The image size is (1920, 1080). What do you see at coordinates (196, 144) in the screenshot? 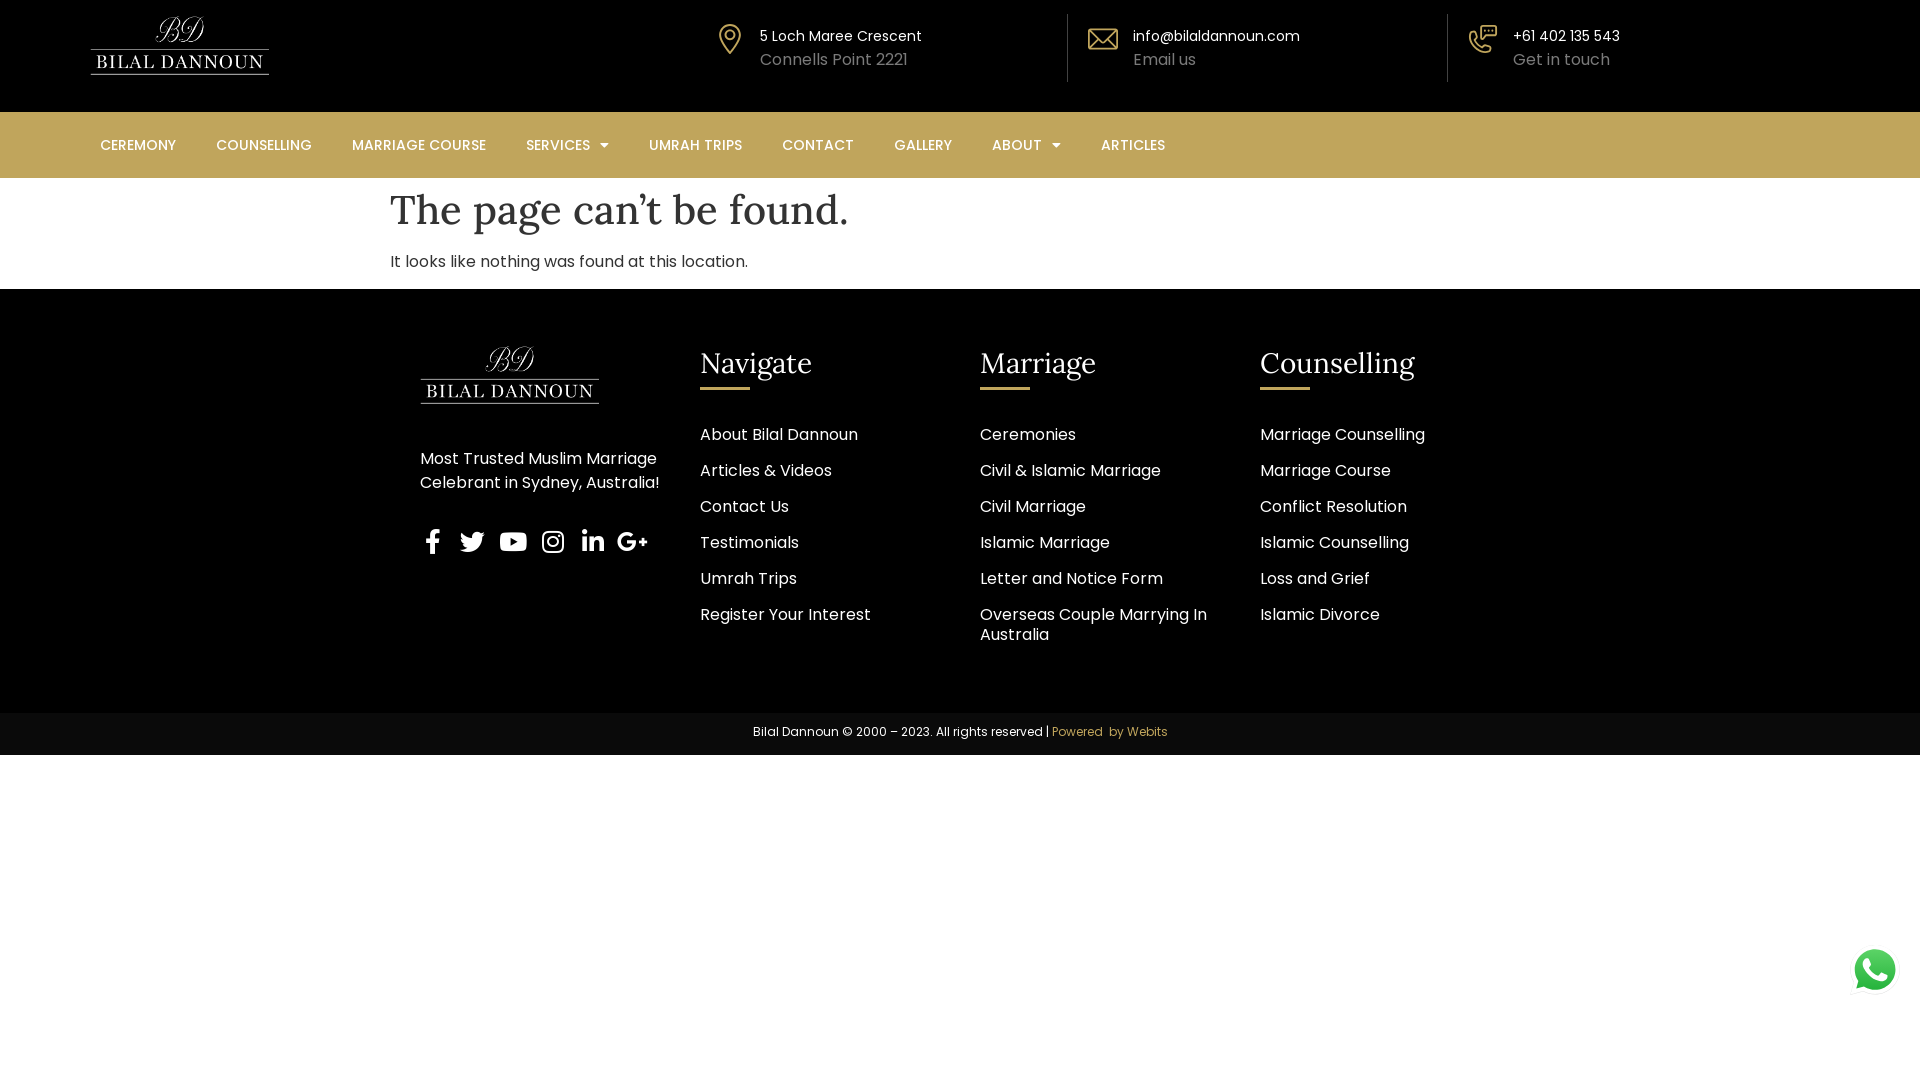
I see `'COUNSELLING'` at bounding box center [196, 144].